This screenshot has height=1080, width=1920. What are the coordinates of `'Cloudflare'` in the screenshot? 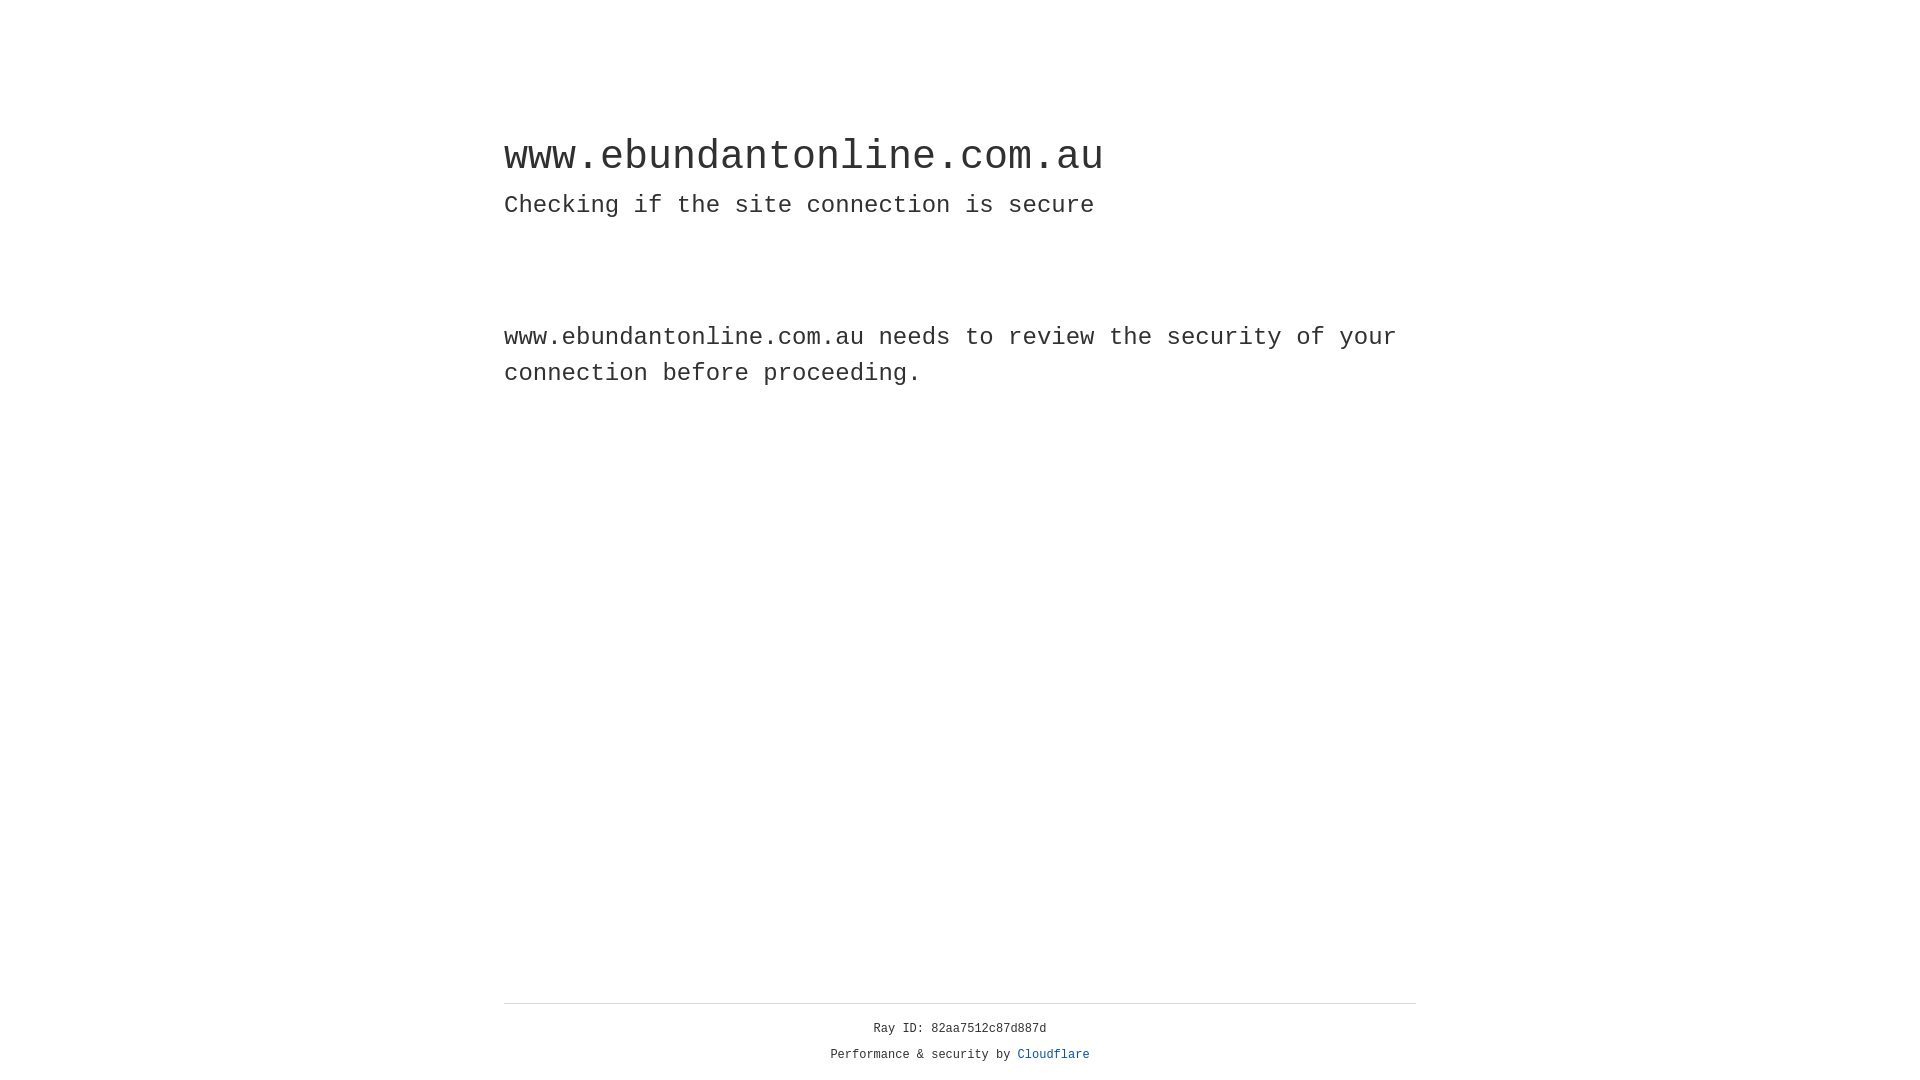 It's located at (1017, 1054).